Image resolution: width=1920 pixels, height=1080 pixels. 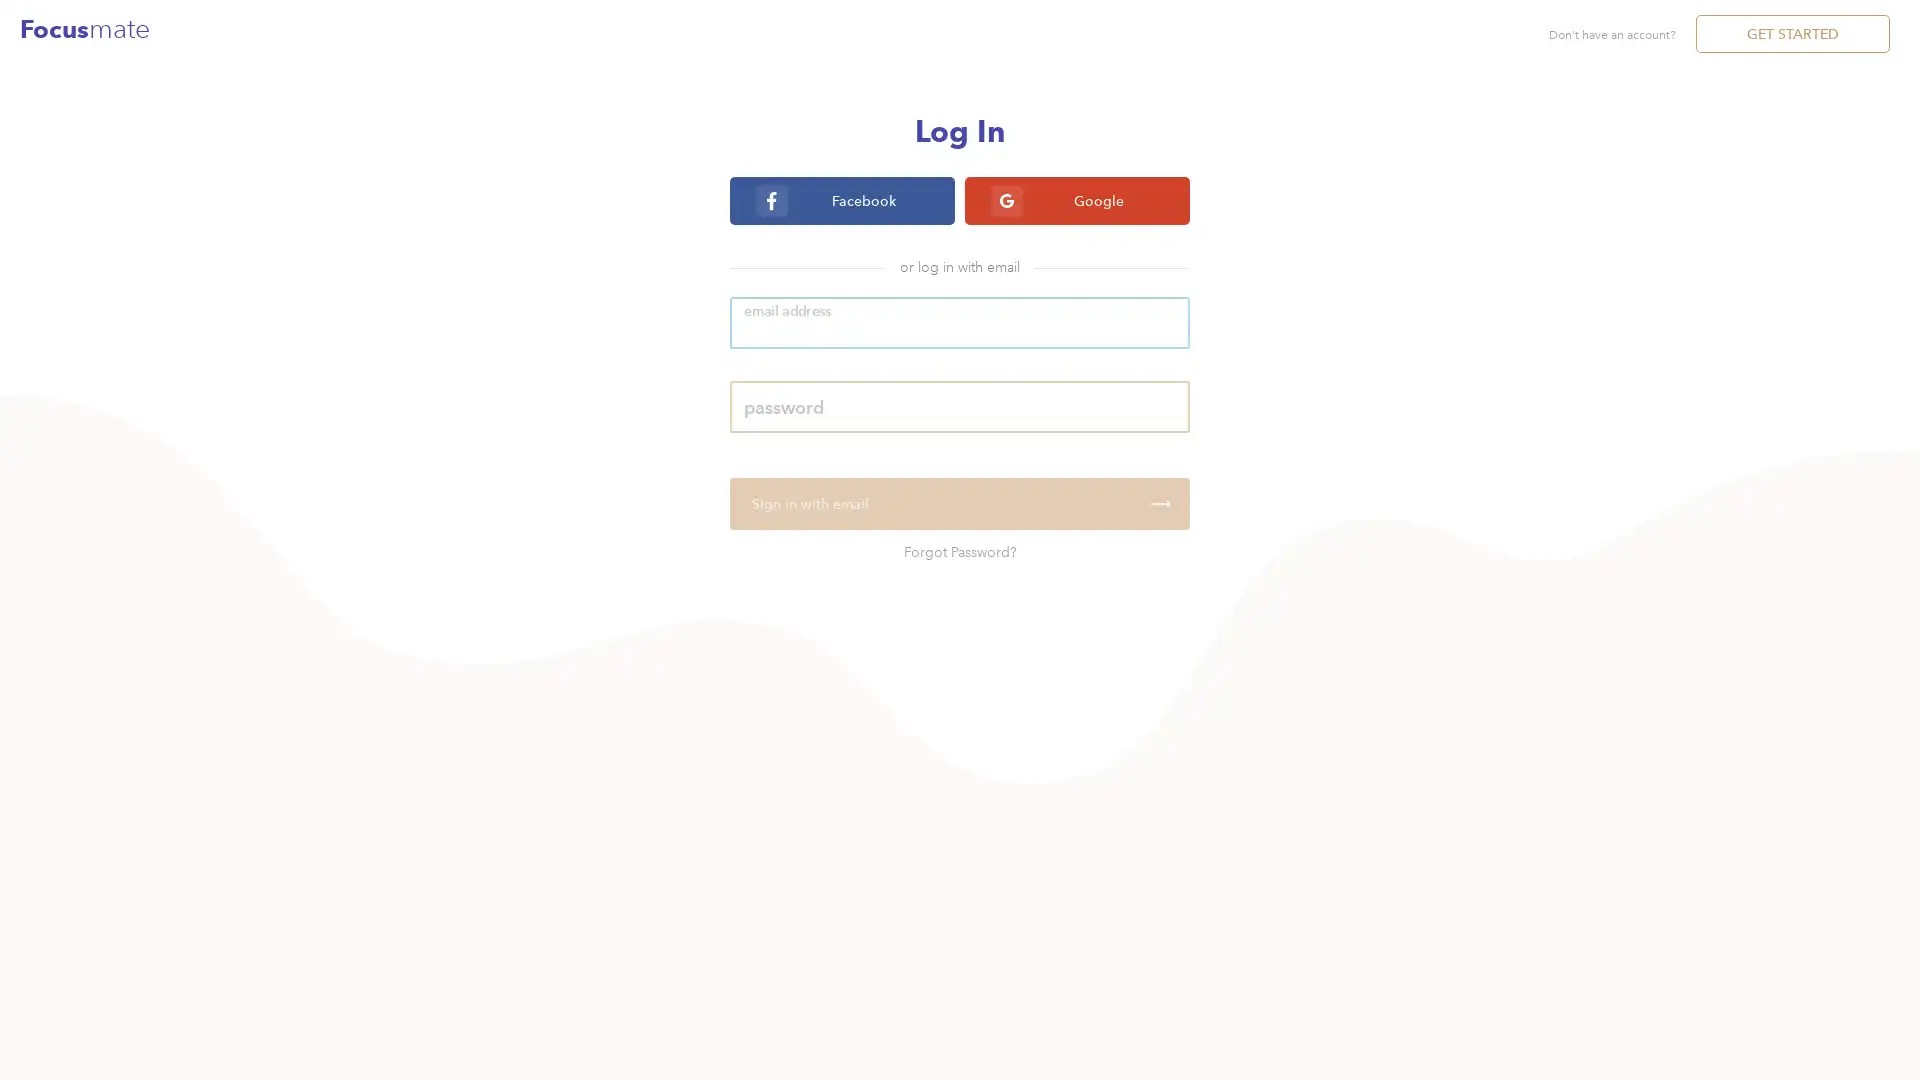 I want to click on Google, so click(x=1076, y=200).